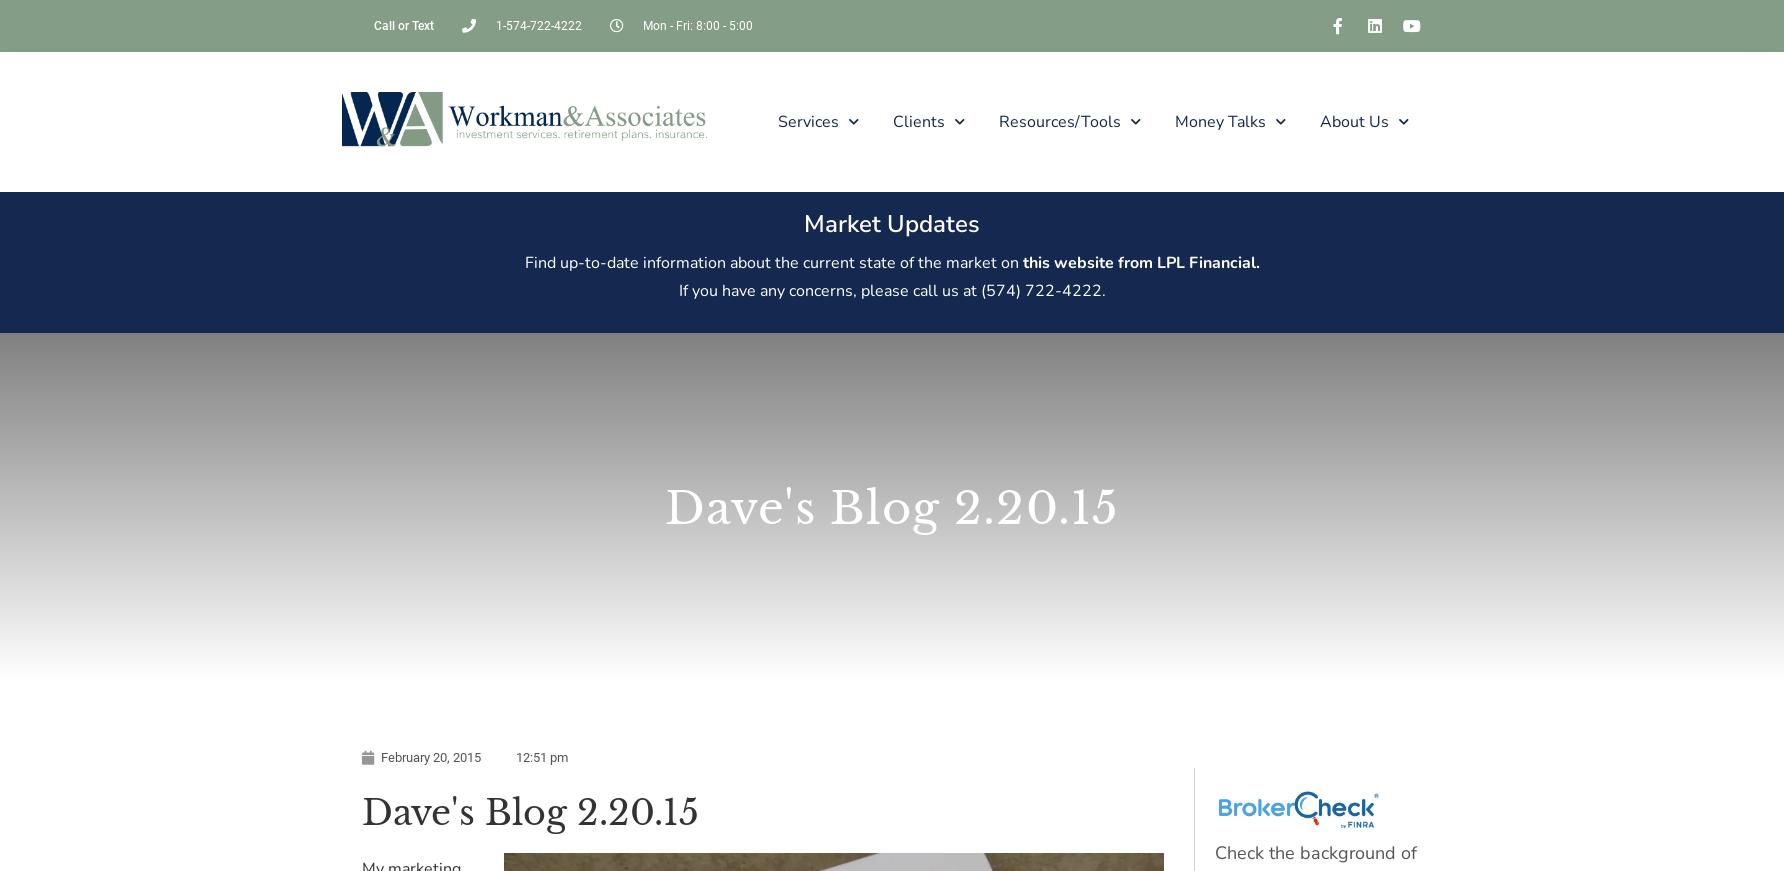 The height and width of the screenshot is (871, 1784). What do you see at coordinates (997, 119) in the screenshot?
I see `'Resources/Tools'` at bounding box center [997, 119].